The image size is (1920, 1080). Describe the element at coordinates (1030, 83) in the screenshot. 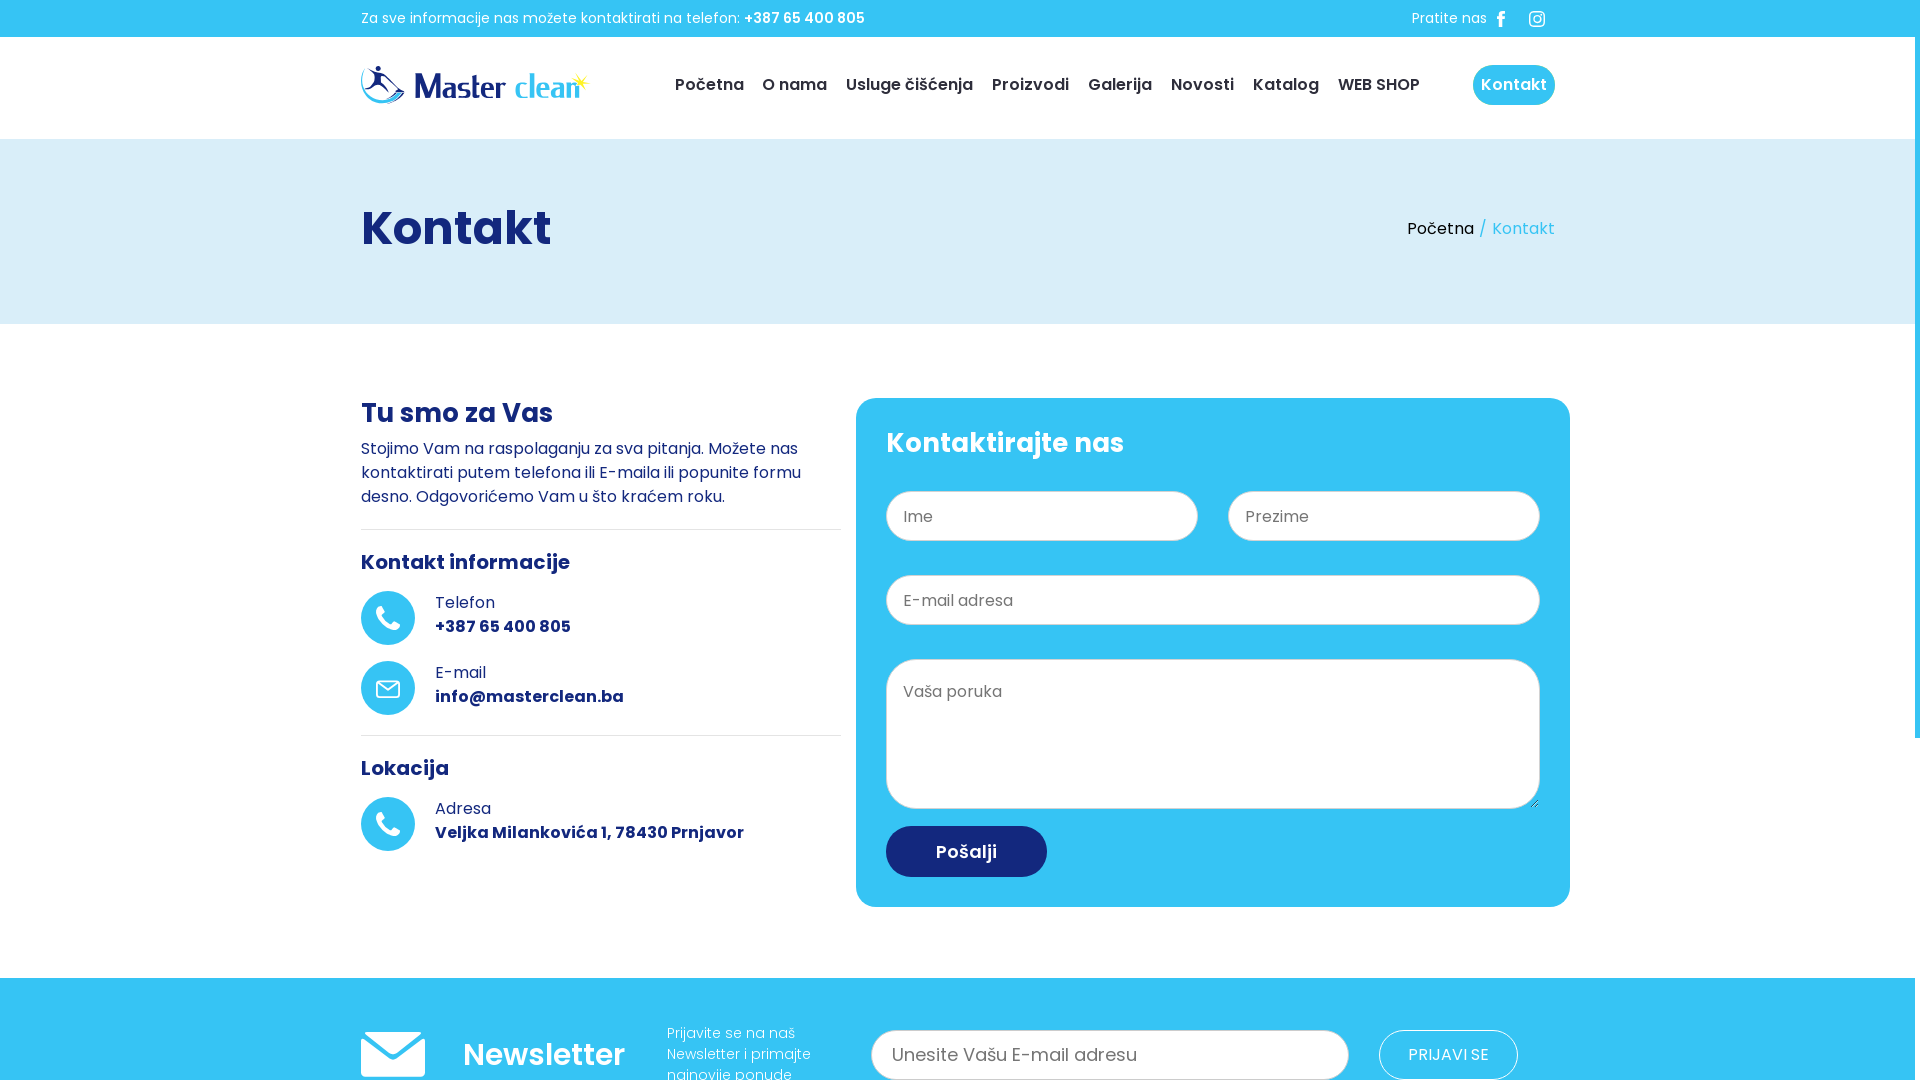

I see `'Proizvodi'` at that location.